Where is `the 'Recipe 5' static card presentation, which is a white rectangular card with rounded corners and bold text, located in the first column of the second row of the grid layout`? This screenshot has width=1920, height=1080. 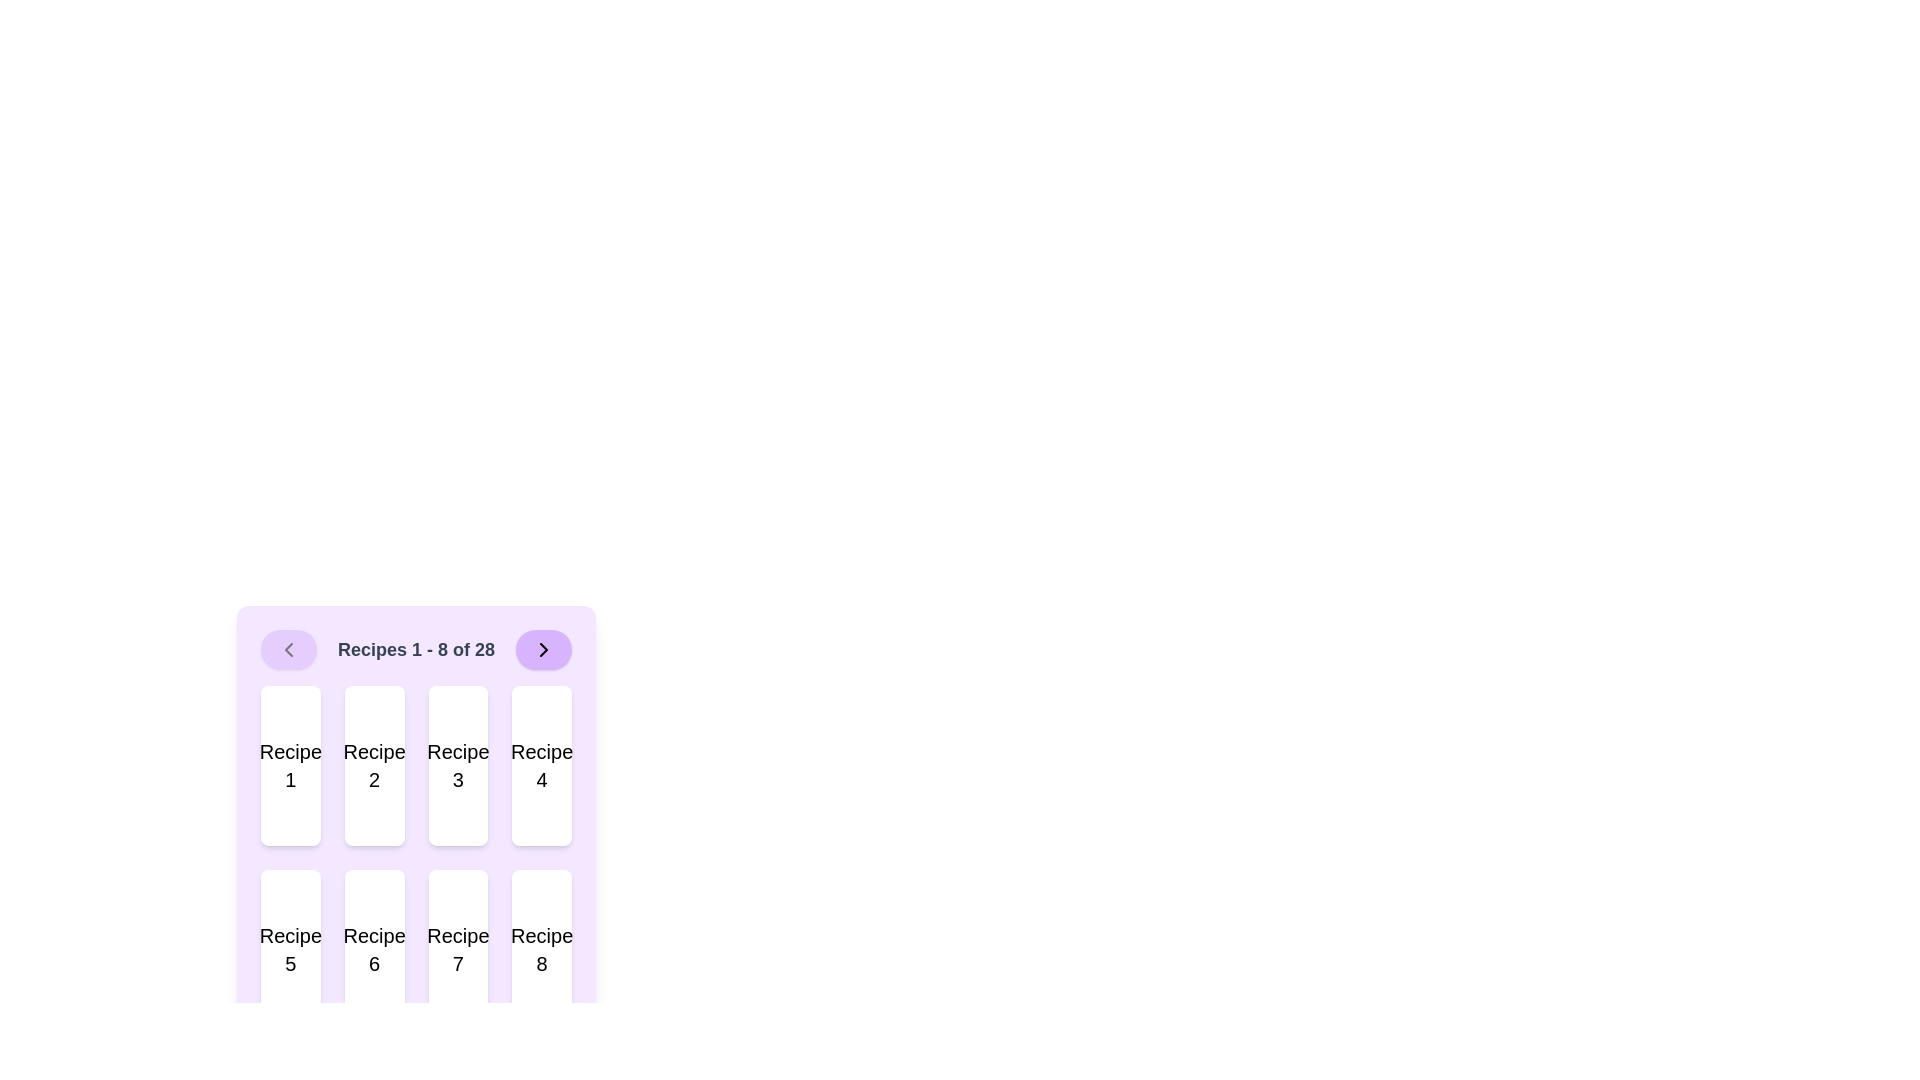 the 'Recipe 5' static card presentation, which is a white rectangular card with rounded corners and bold text, located in the first column of the second row of the grid layout is located at coordinates (289, 948).